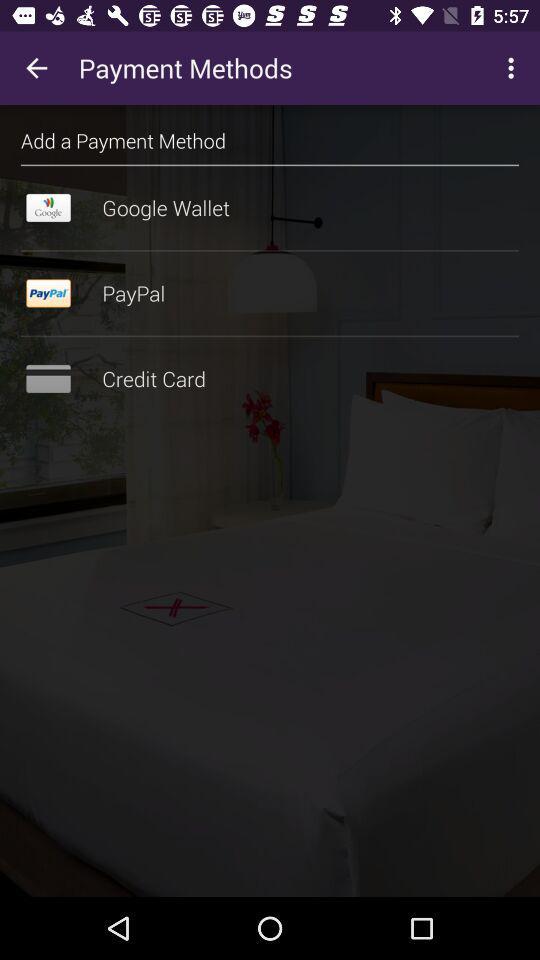 This screenshot has width=540, height=960. Describe the element at coordinates (36, 68) in the screenshot. I see `the icon next to the payment methods icon` at that location.